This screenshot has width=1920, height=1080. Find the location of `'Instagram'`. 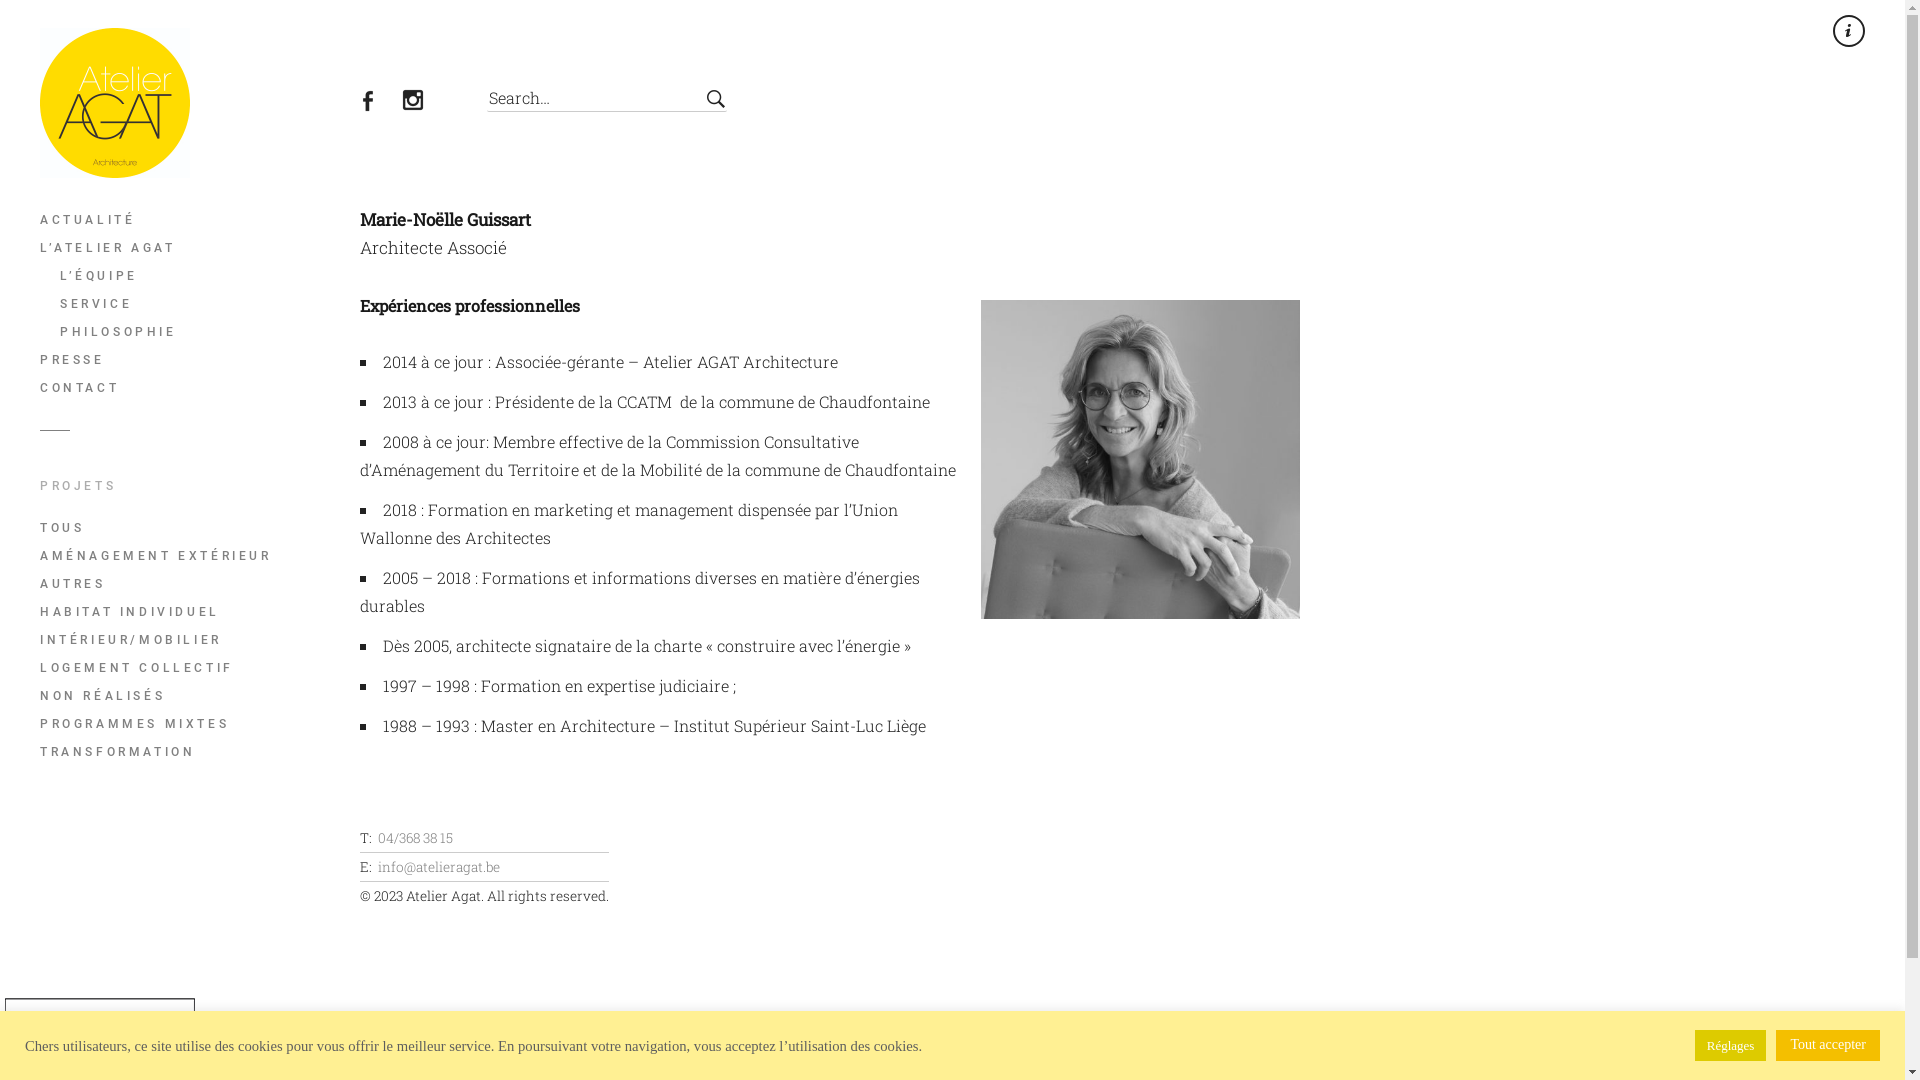

'Instagram' is located at coordinates (423, 103).